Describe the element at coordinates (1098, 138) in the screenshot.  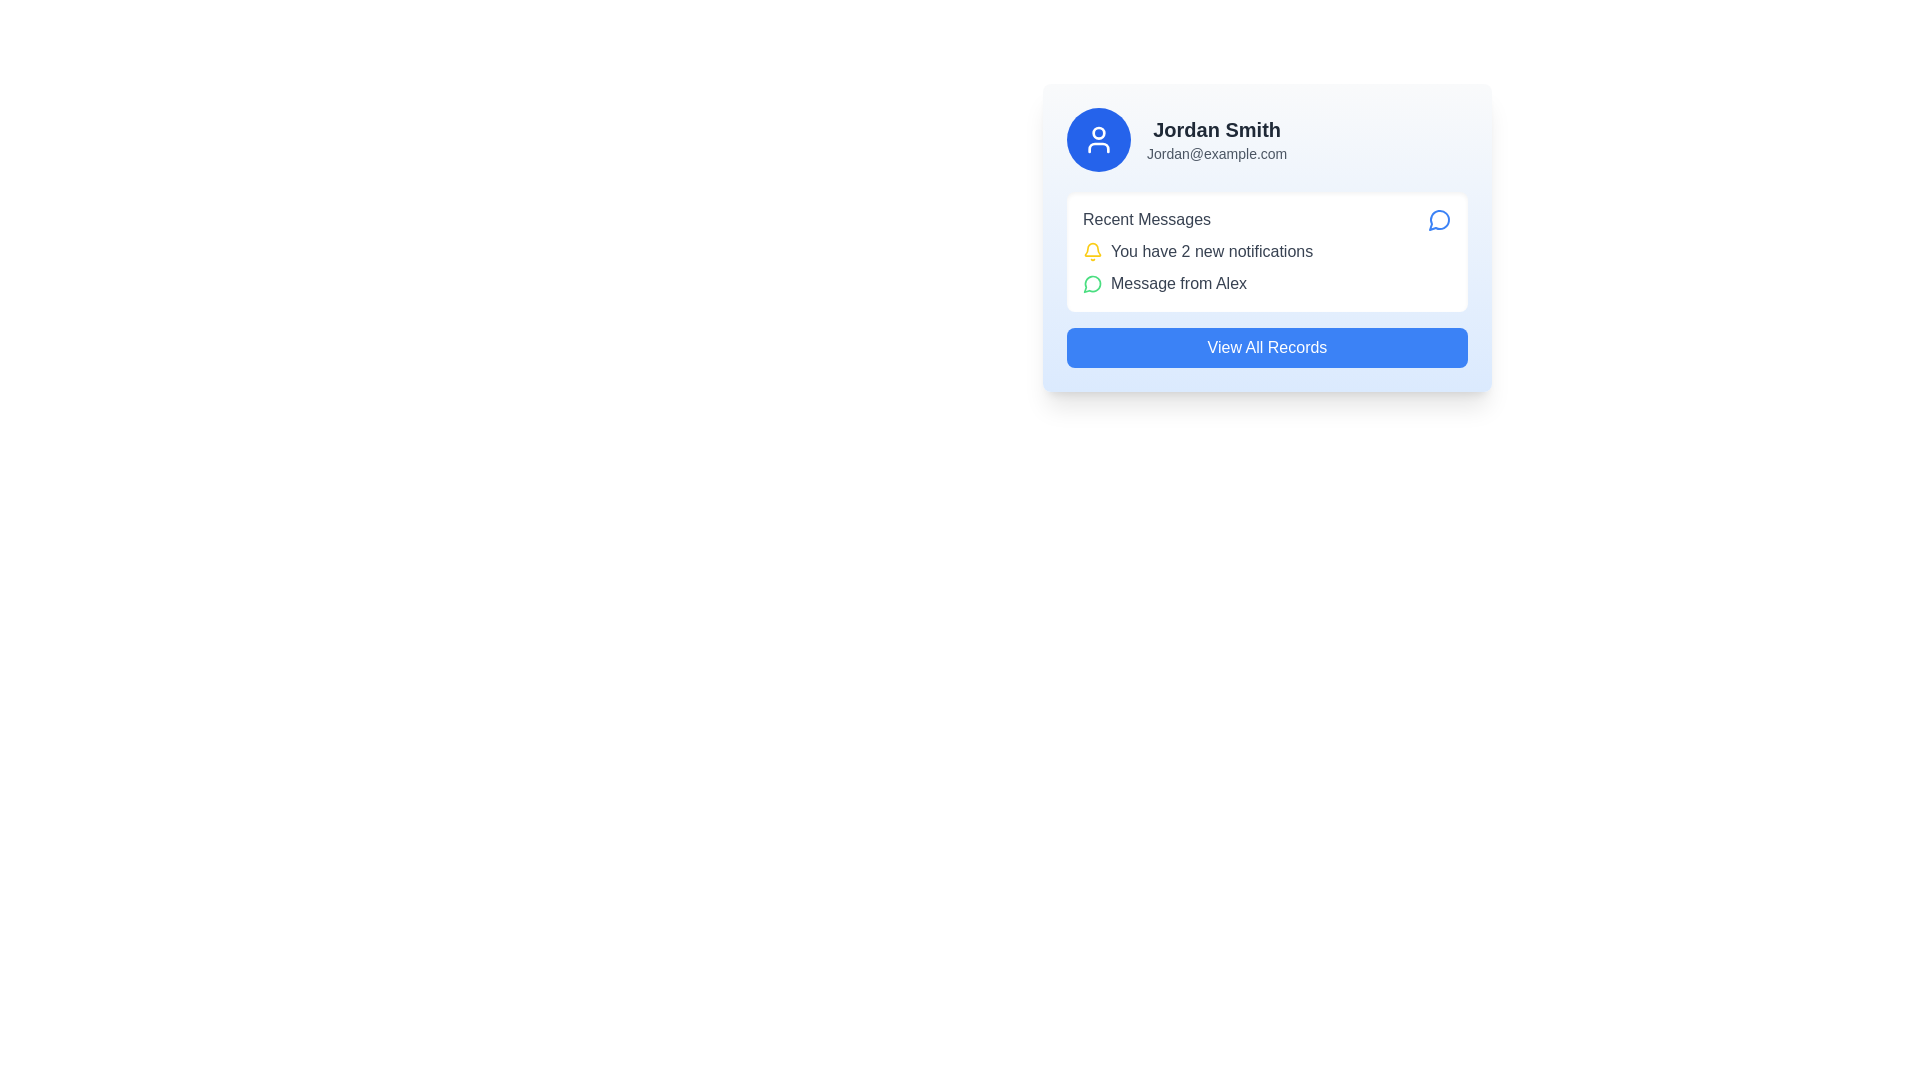
I see `the user icon, which is a circular icon with a blue background and a white border, located at the top-left corner of the user card` at that location.